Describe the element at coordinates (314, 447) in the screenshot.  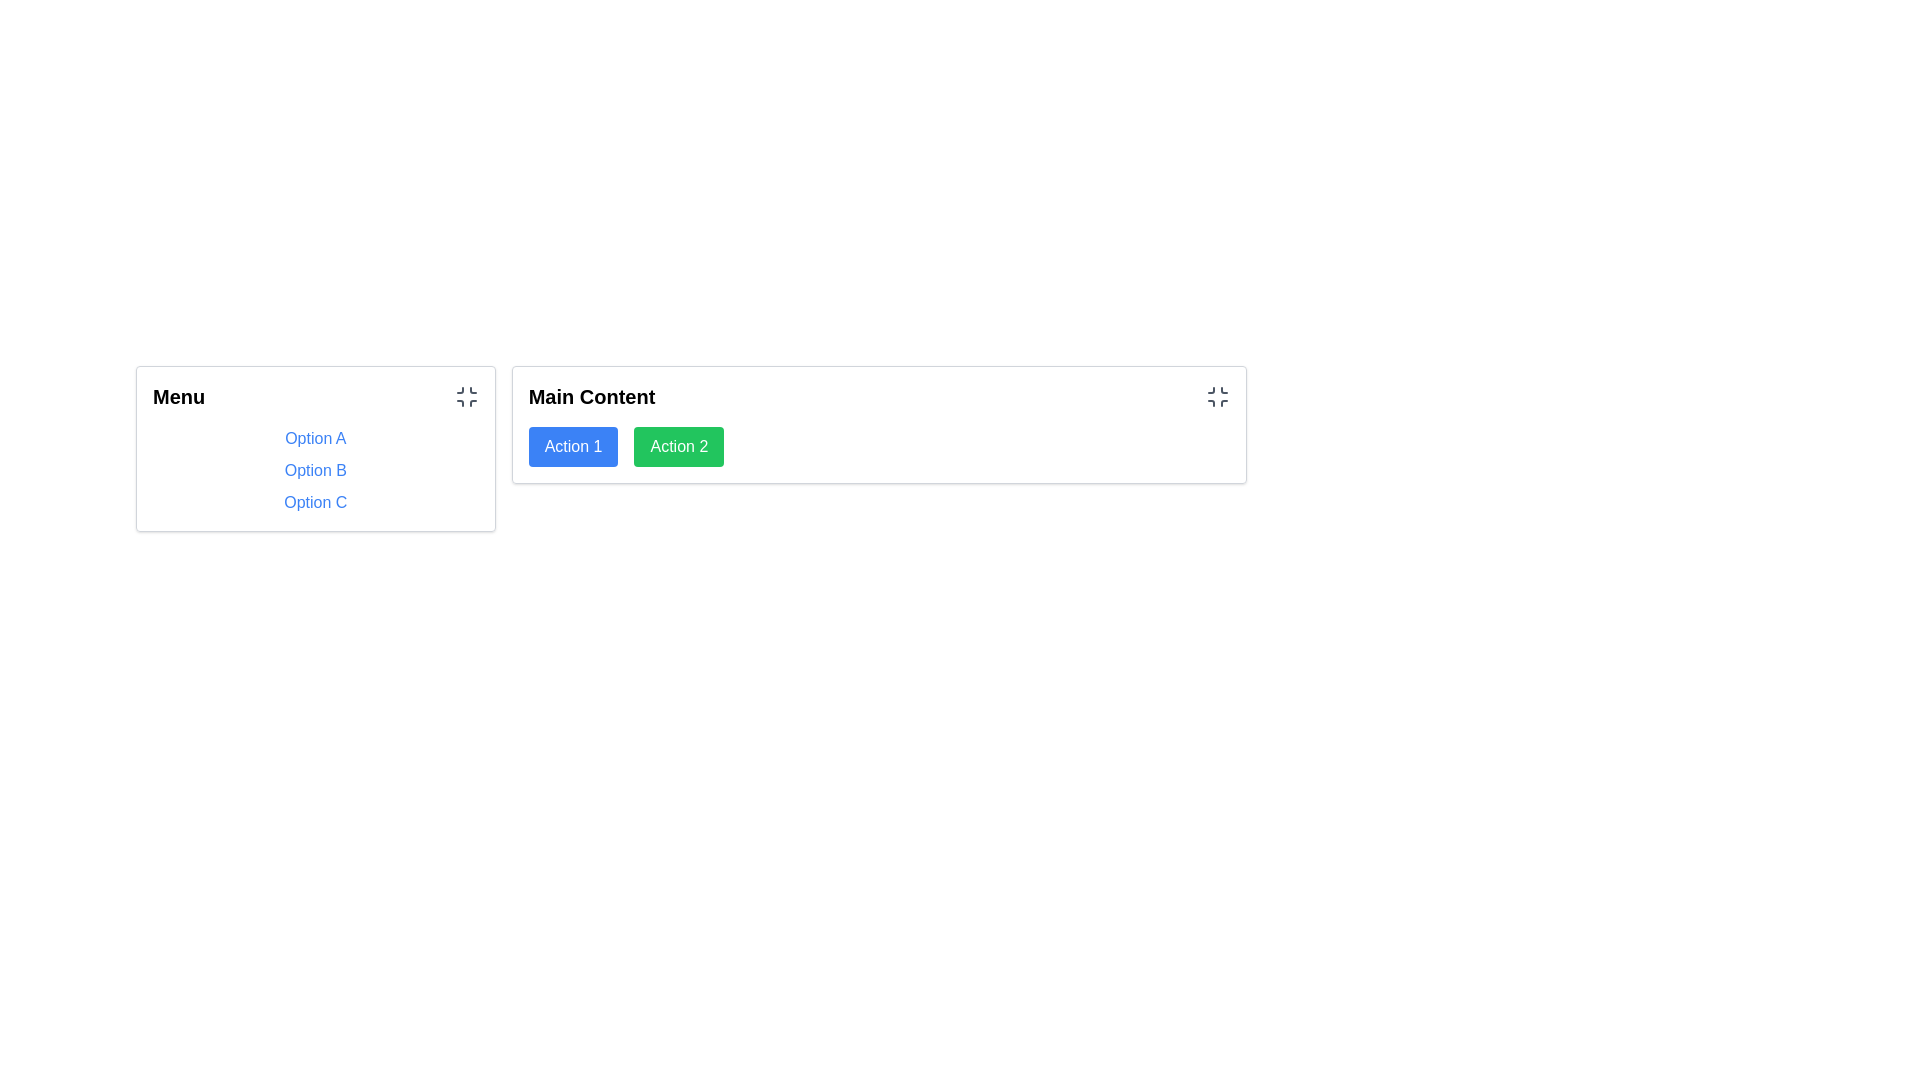
I see `an option in the Navigation list located in the Menu section to underline it` at that location.